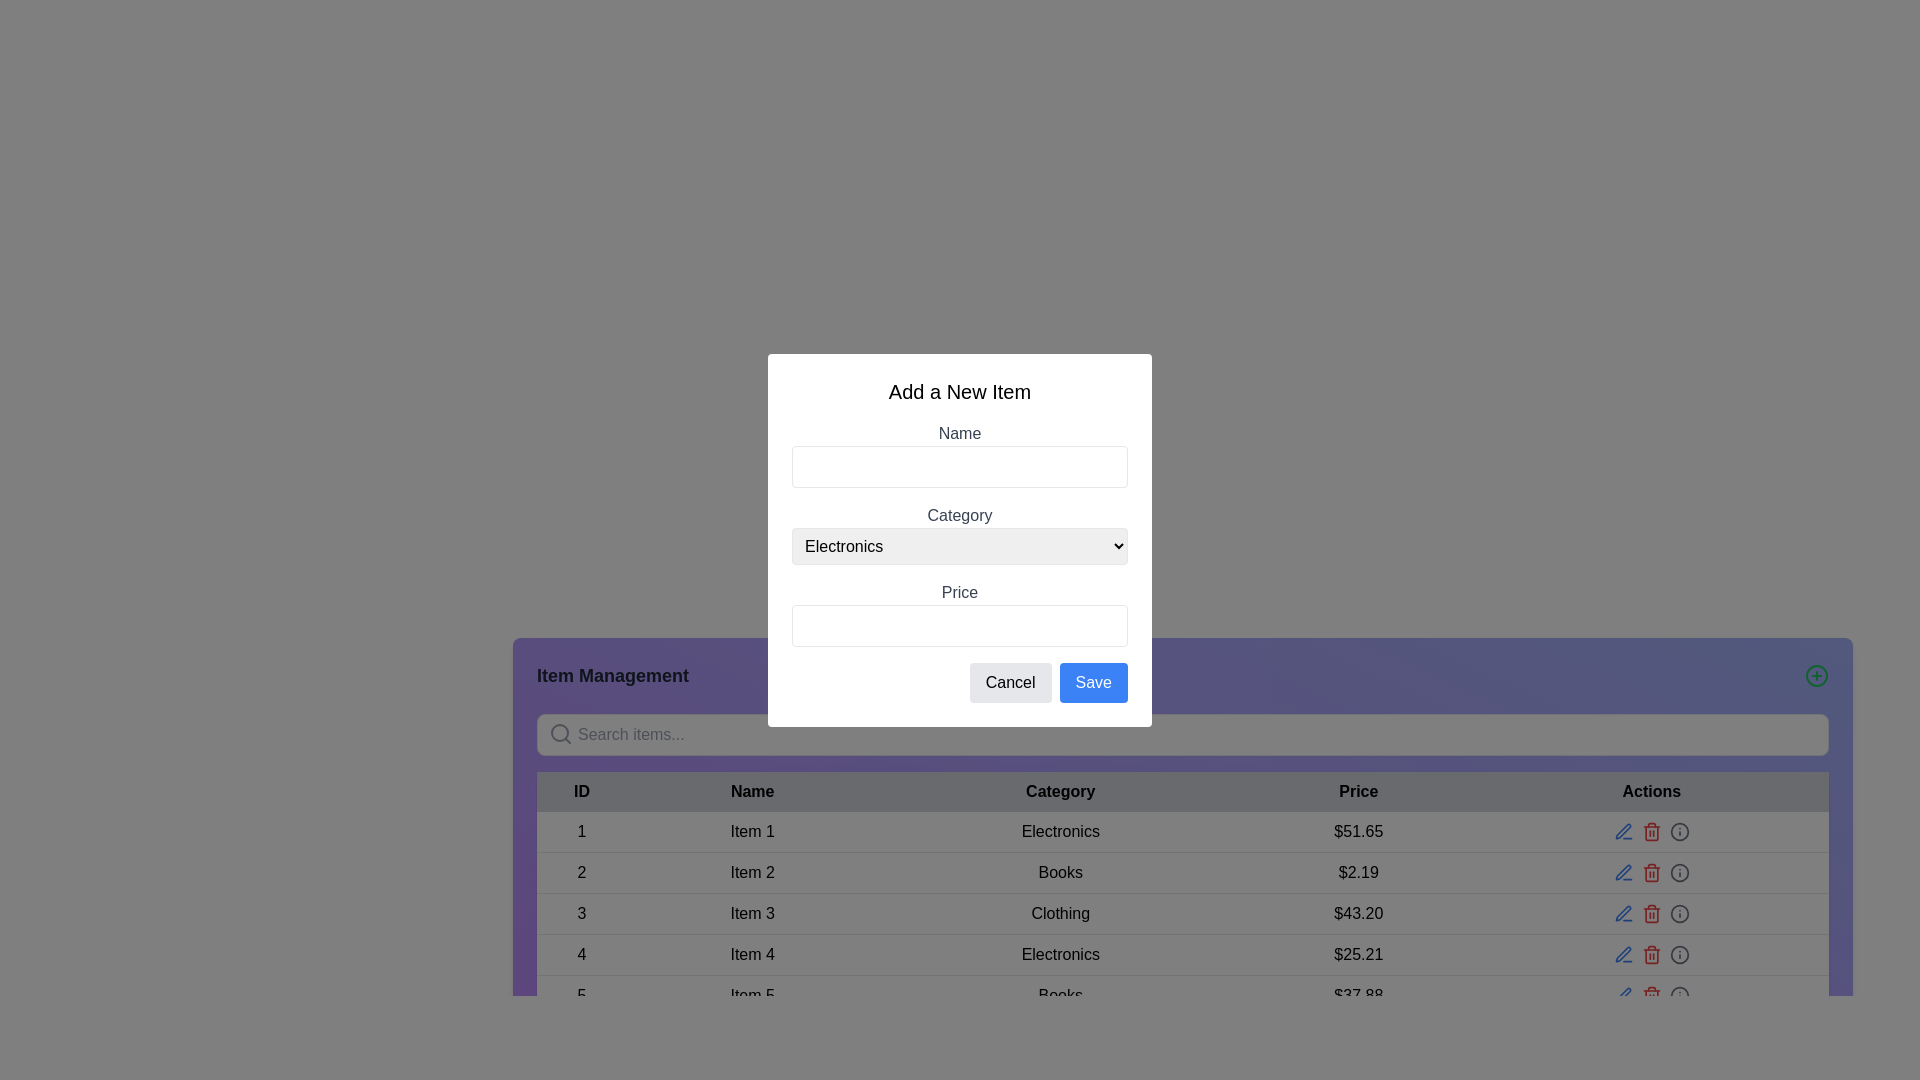 This screenshot has width=1920, height=1080. I want to click on the Trash Can icon in the Actions column of the data table to change its color, so click(1651, 832).